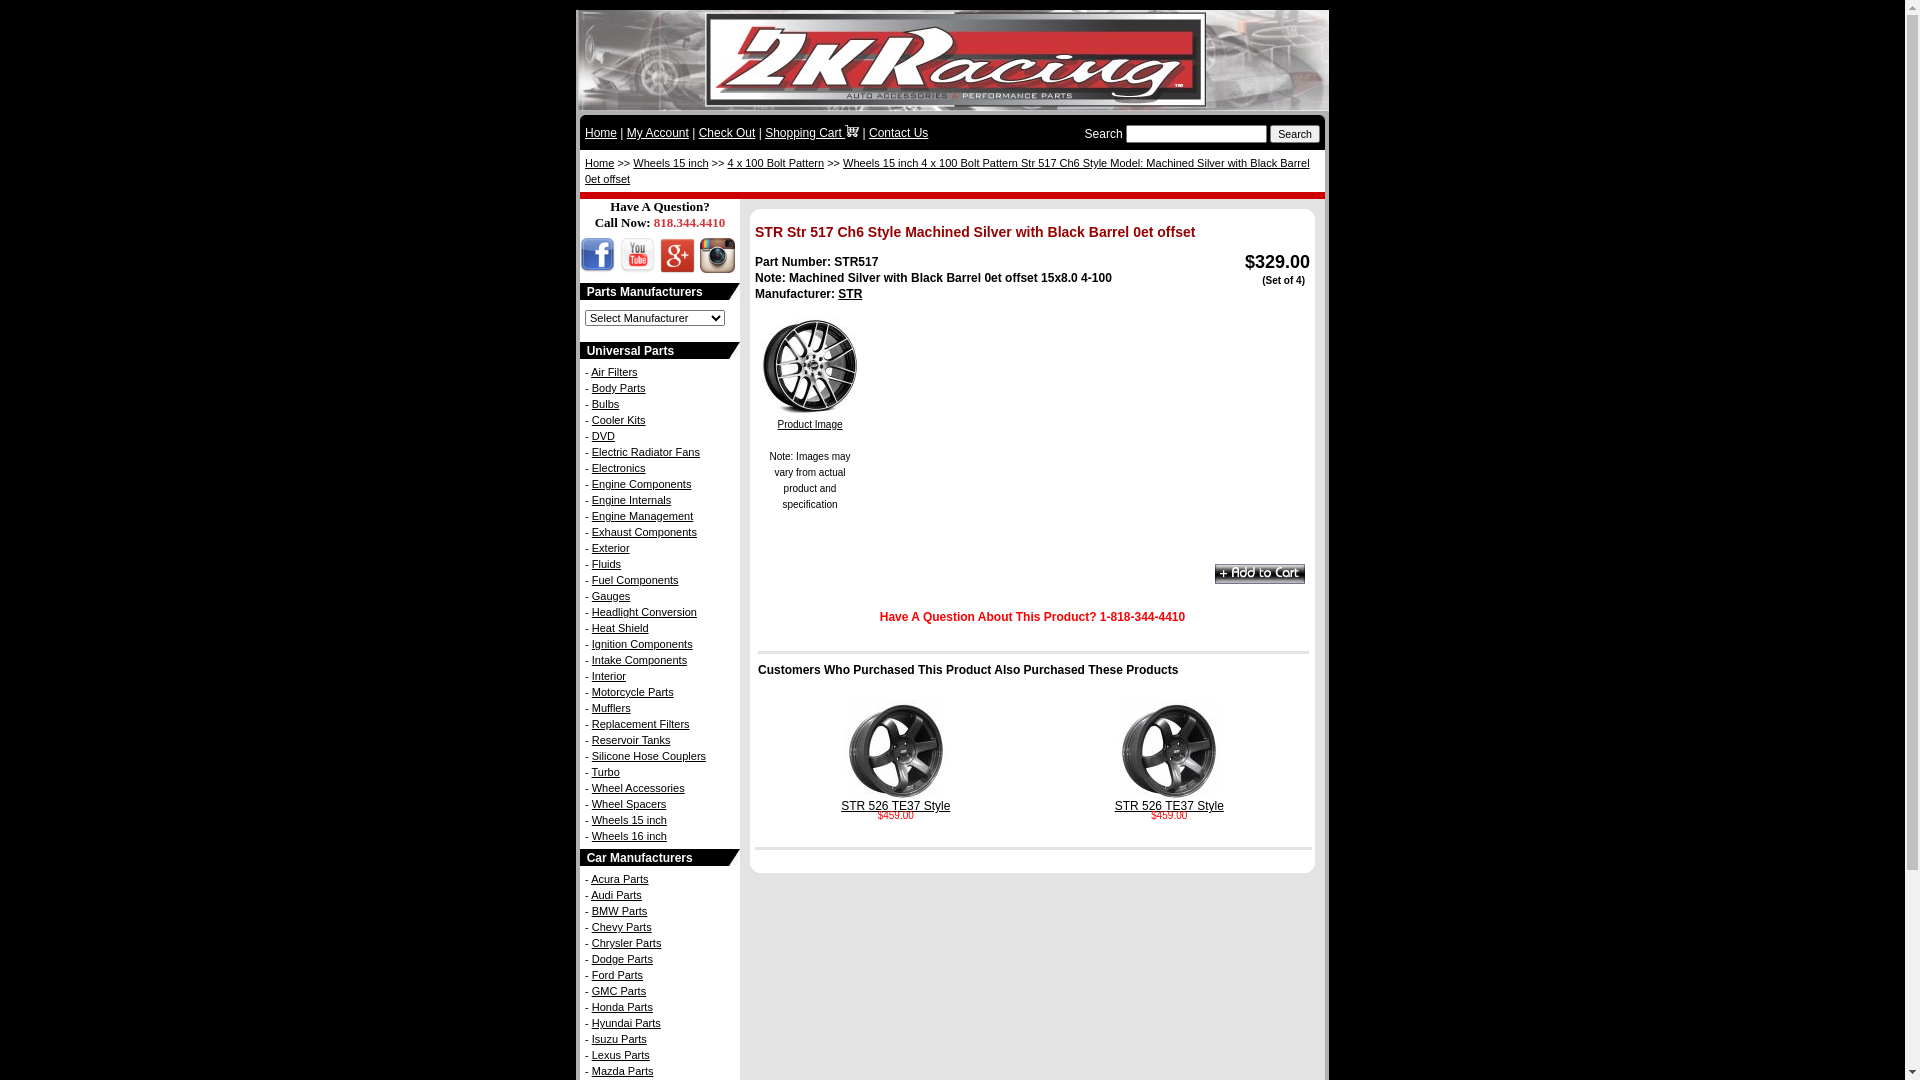 This screenshot has width=1920, height=1080. What do you see at coordinates (604, 404) in the screenshot?
I see `'Bulbs'` at bounding box center [604, 404].